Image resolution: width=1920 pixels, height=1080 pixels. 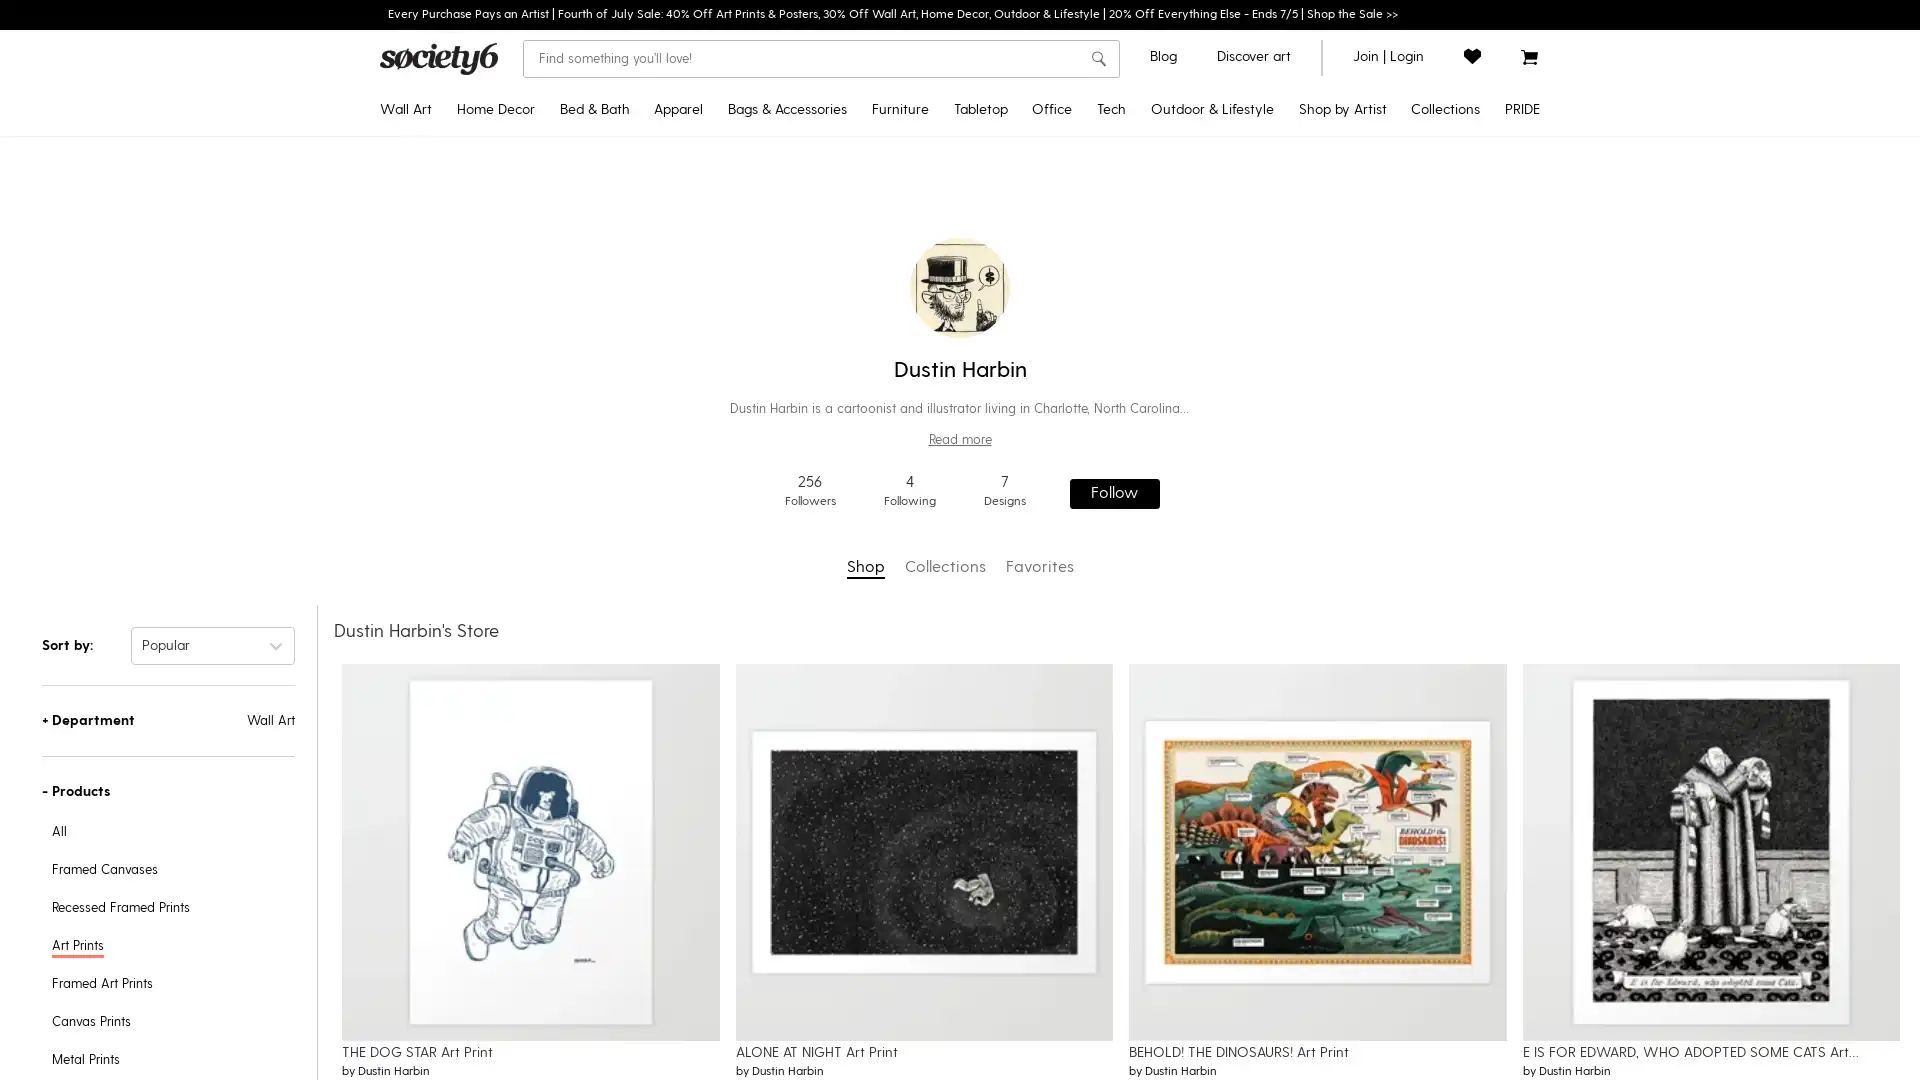 I want to click on Serving Trays, so click(x=1017, y=450).